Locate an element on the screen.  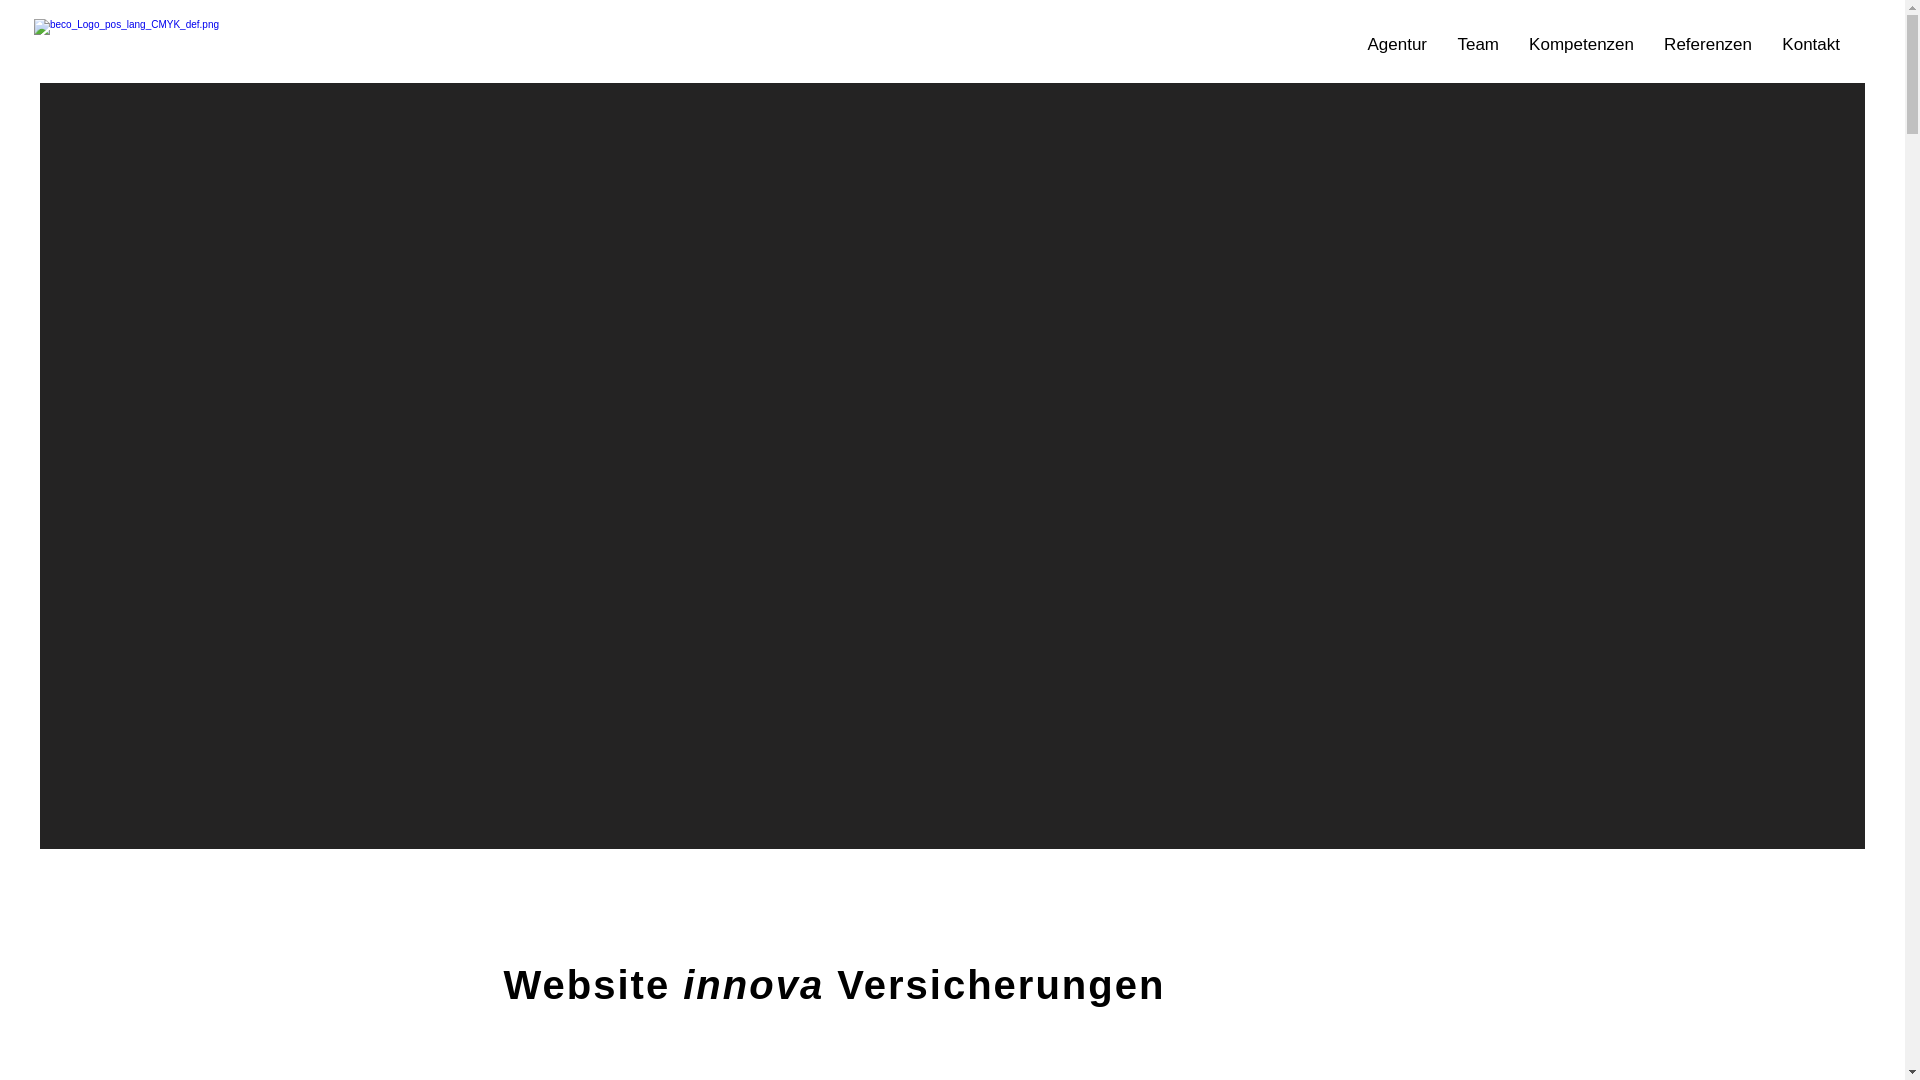
'Referenzen' is located at coordinates (1707, 45).